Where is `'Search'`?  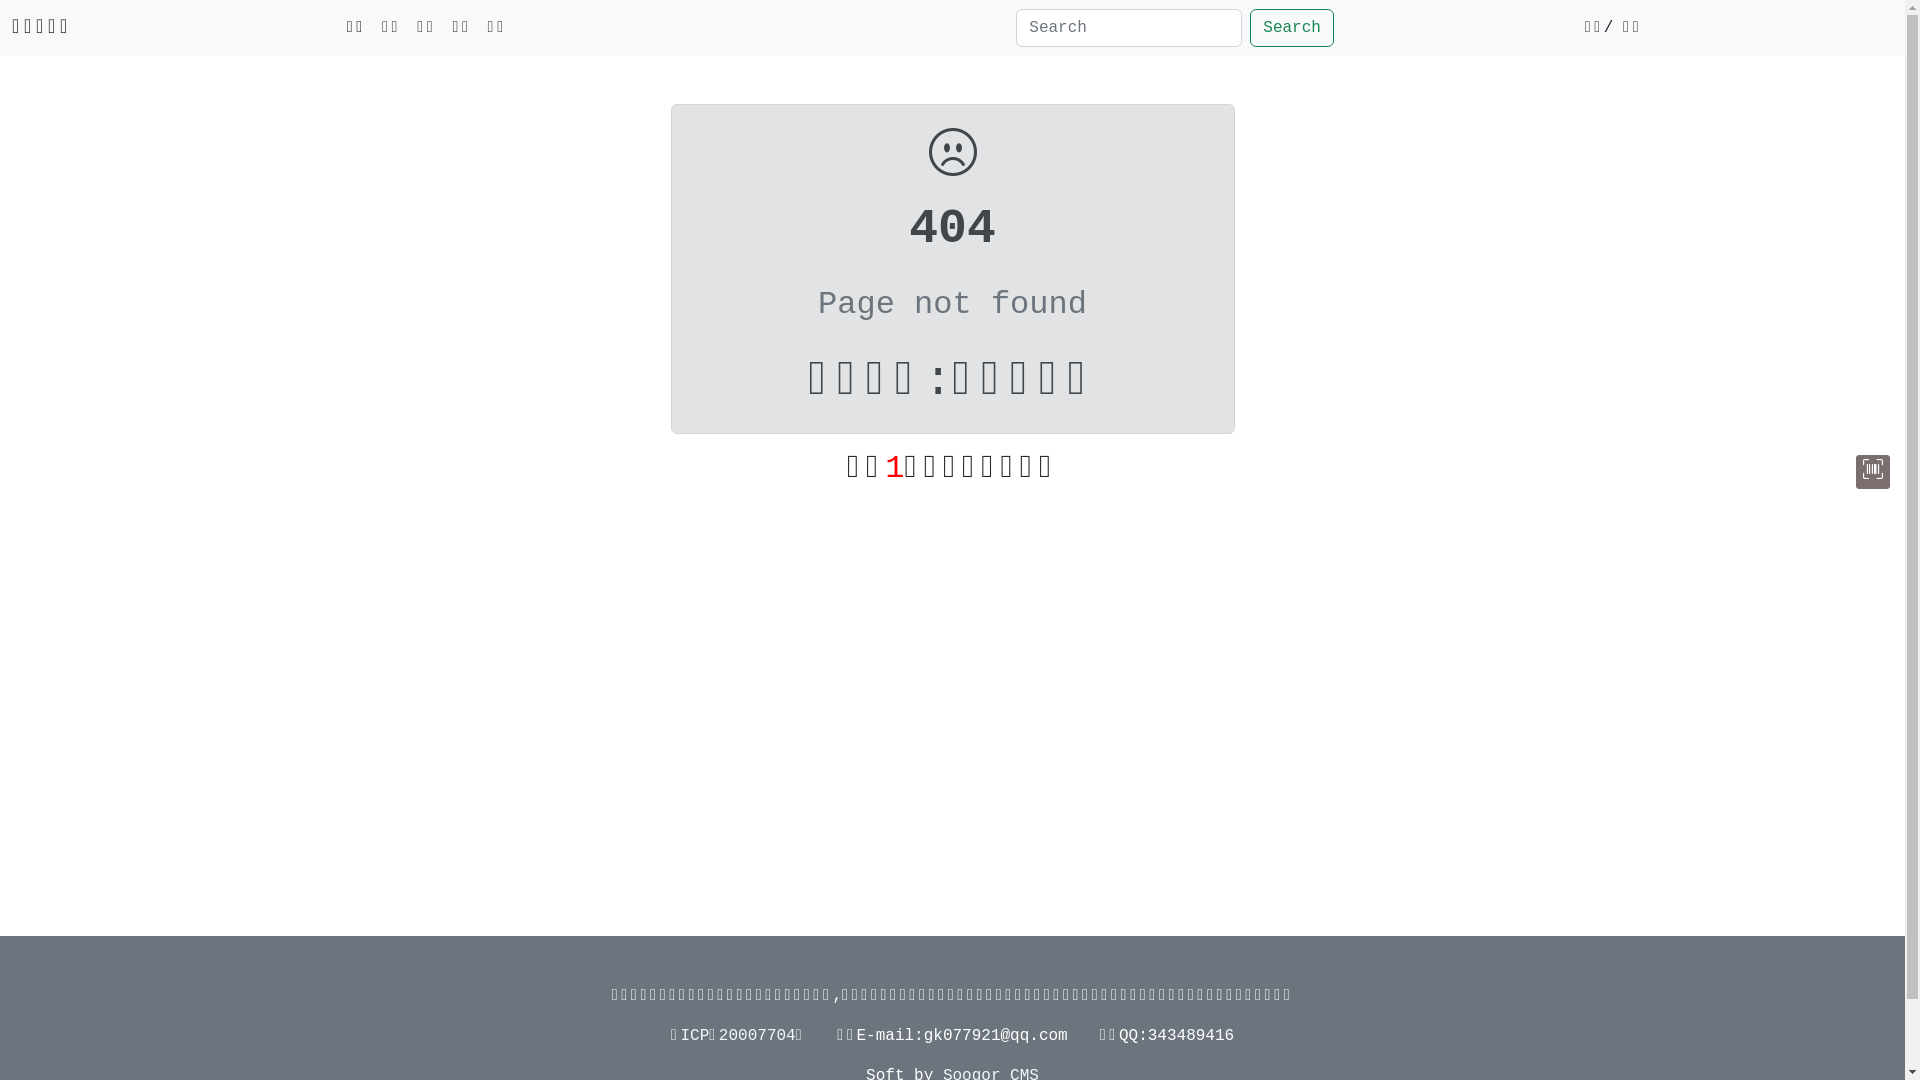
'Search' is located at coordinates (1291, 27).